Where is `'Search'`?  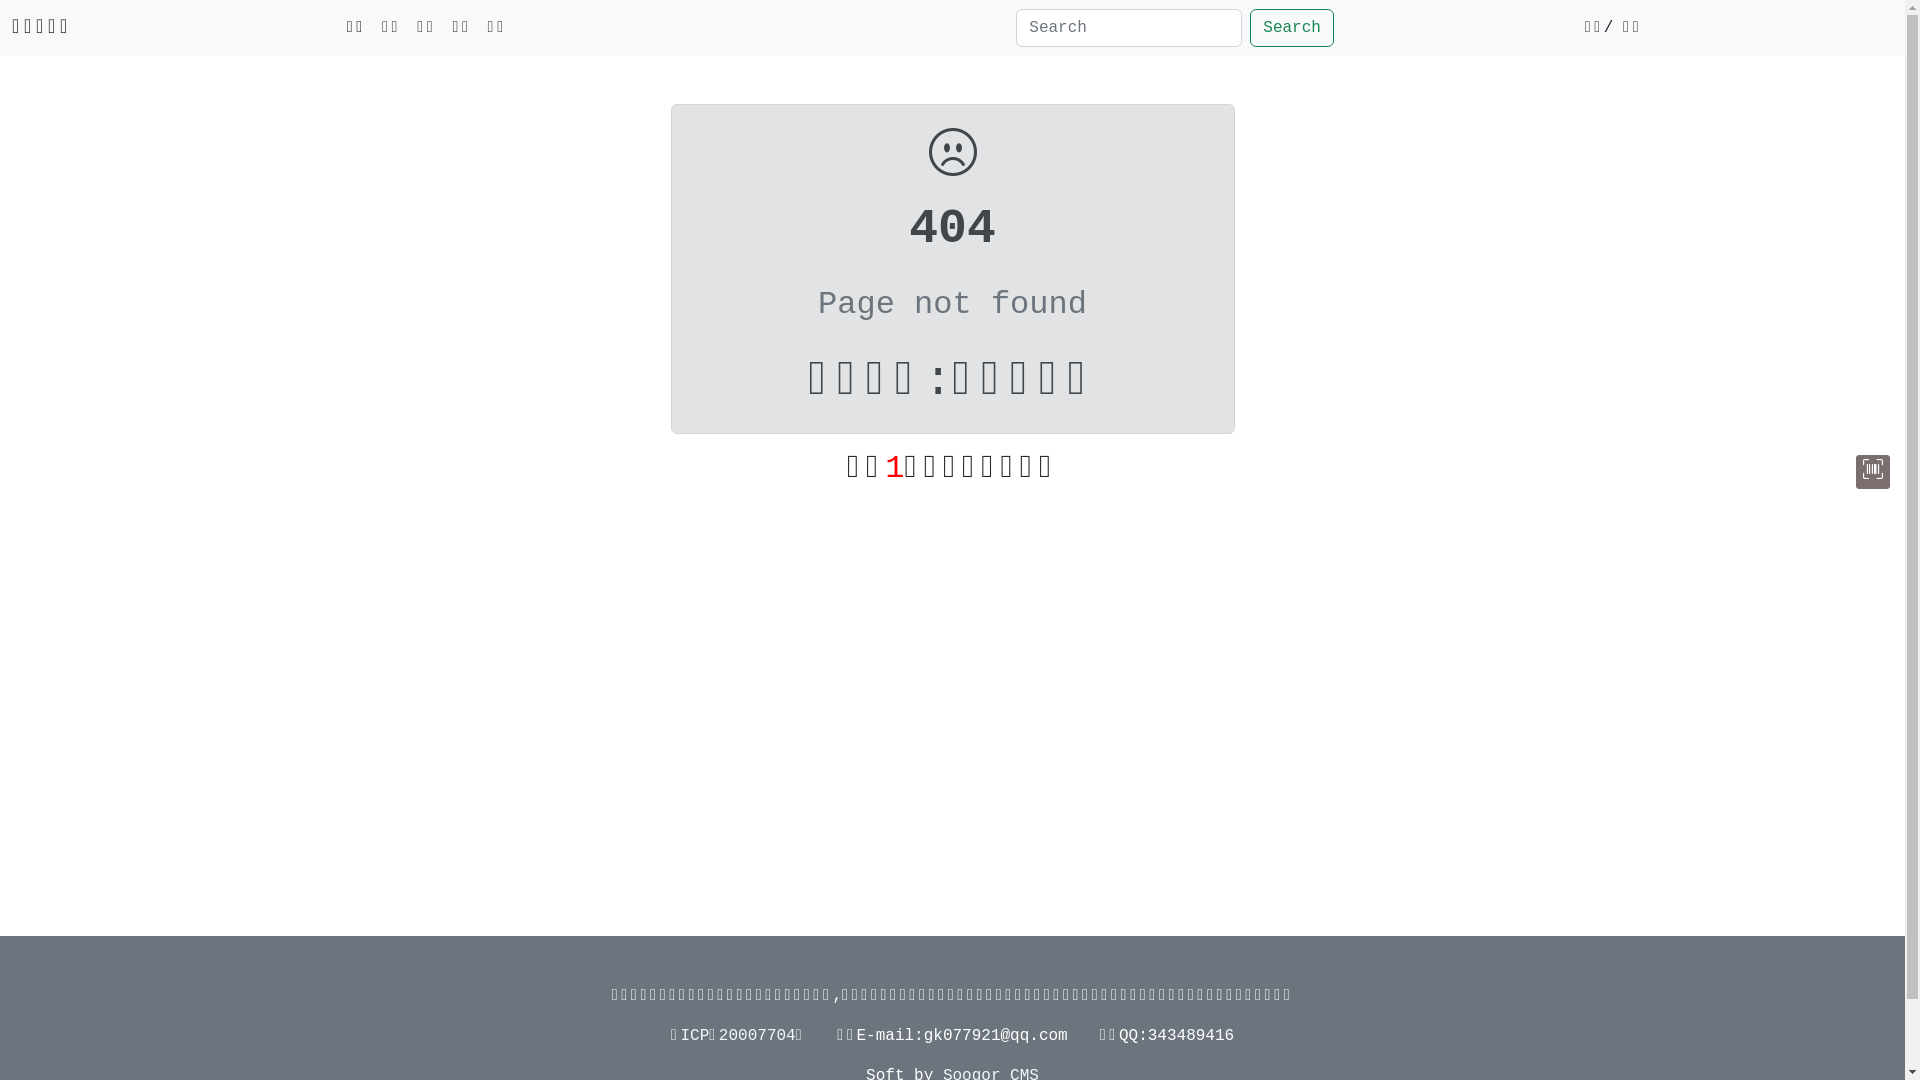
'Search' is located at coordinates (1291, 27).